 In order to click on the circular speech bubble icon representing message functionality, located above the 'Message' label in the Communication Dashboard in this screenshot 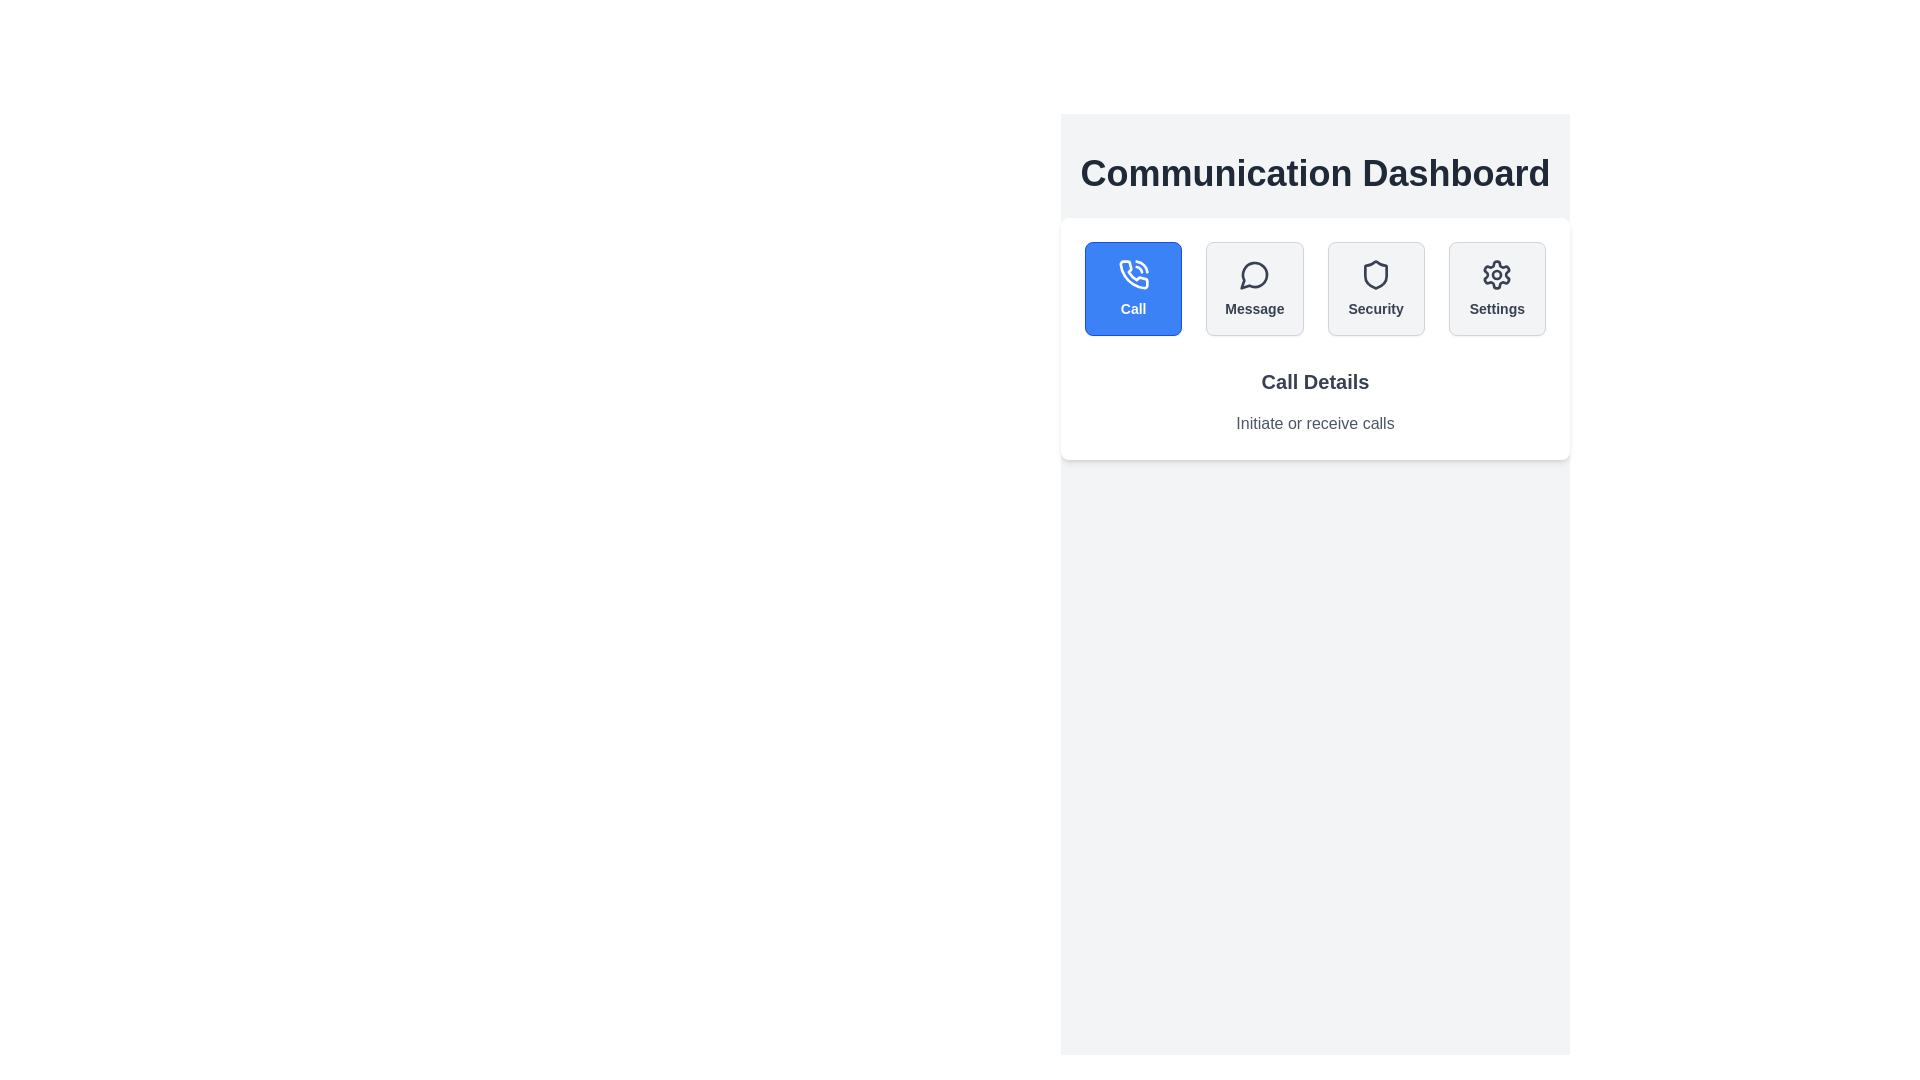, I will do `click(1253, 274)`.